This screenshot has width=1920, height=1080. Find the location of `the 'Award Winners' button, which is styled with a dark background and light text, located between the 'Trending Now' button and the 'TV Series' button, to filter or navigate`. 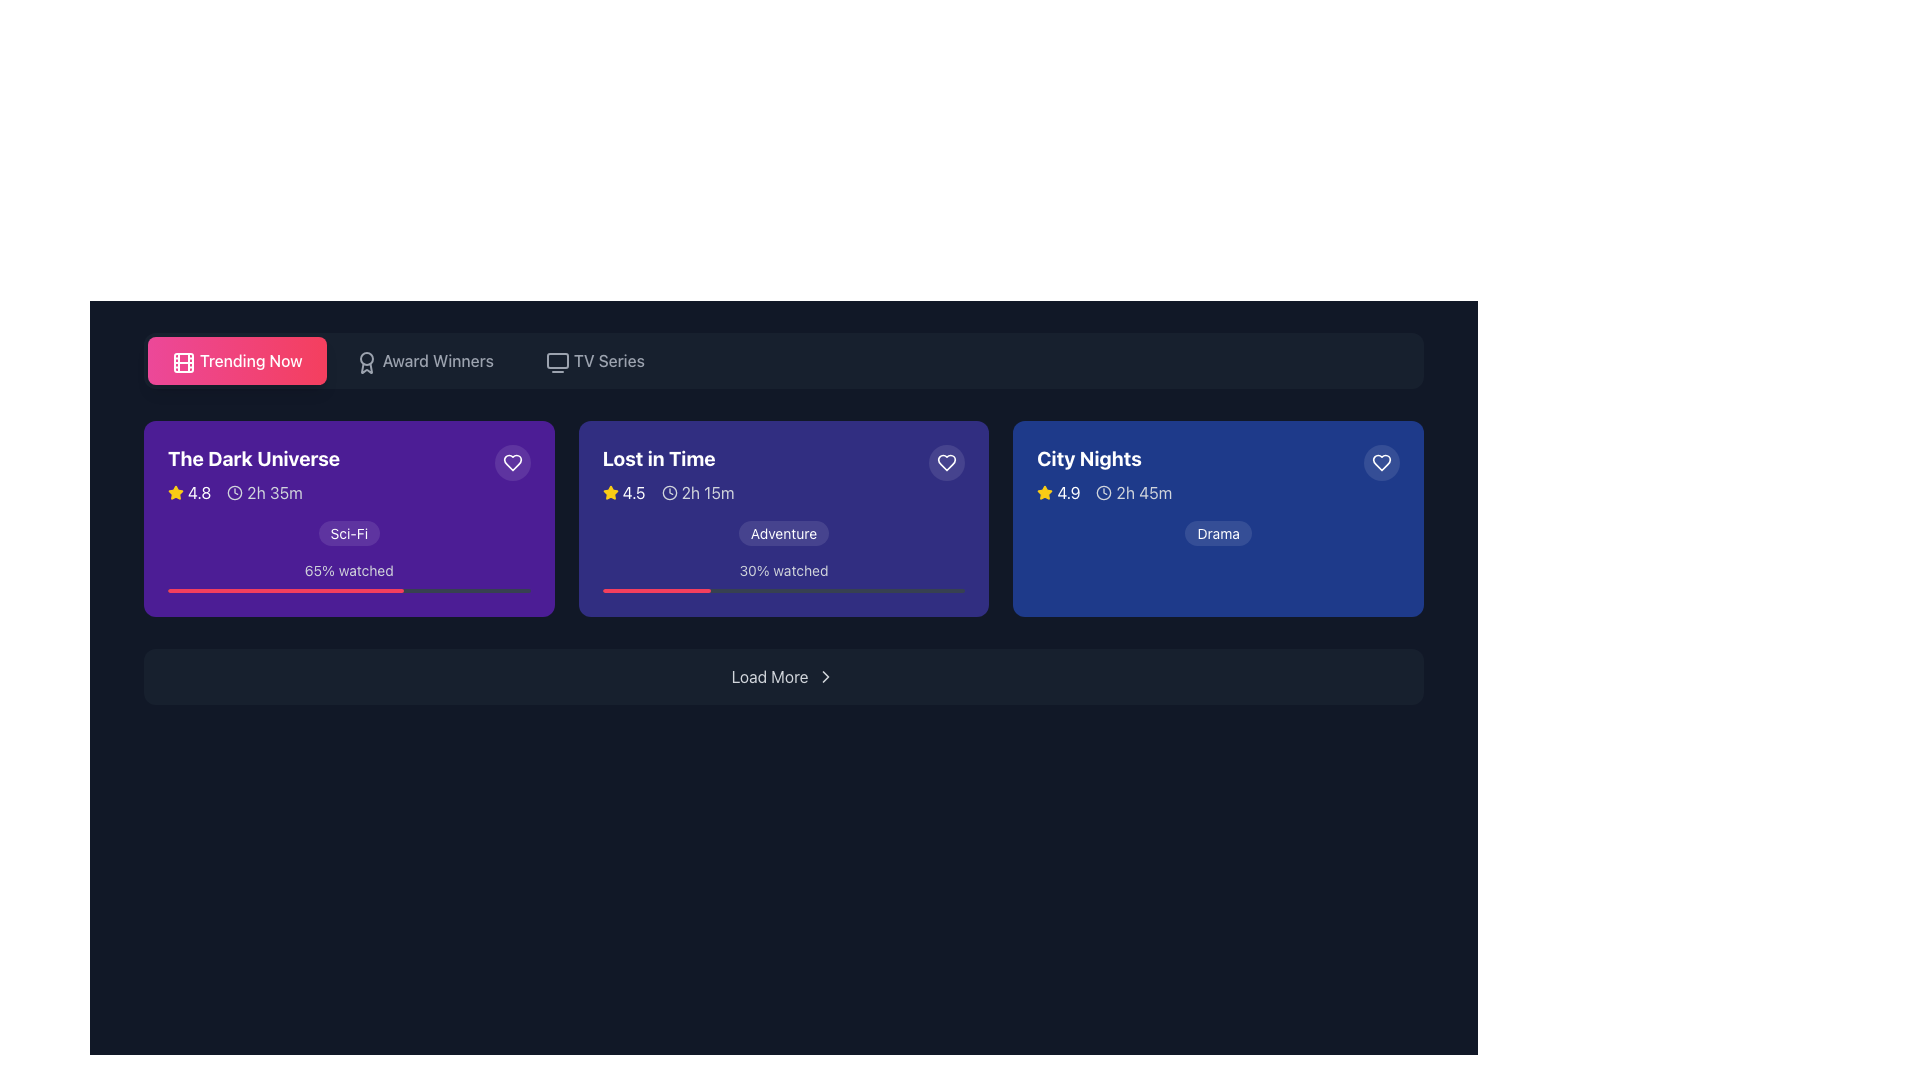

the 'Award Winners' button, which is styled with a dark background and light text, located between the 'Trending Now' button and the 'TV Series' button, to filter or navigate is located at coordinates (423, 361).